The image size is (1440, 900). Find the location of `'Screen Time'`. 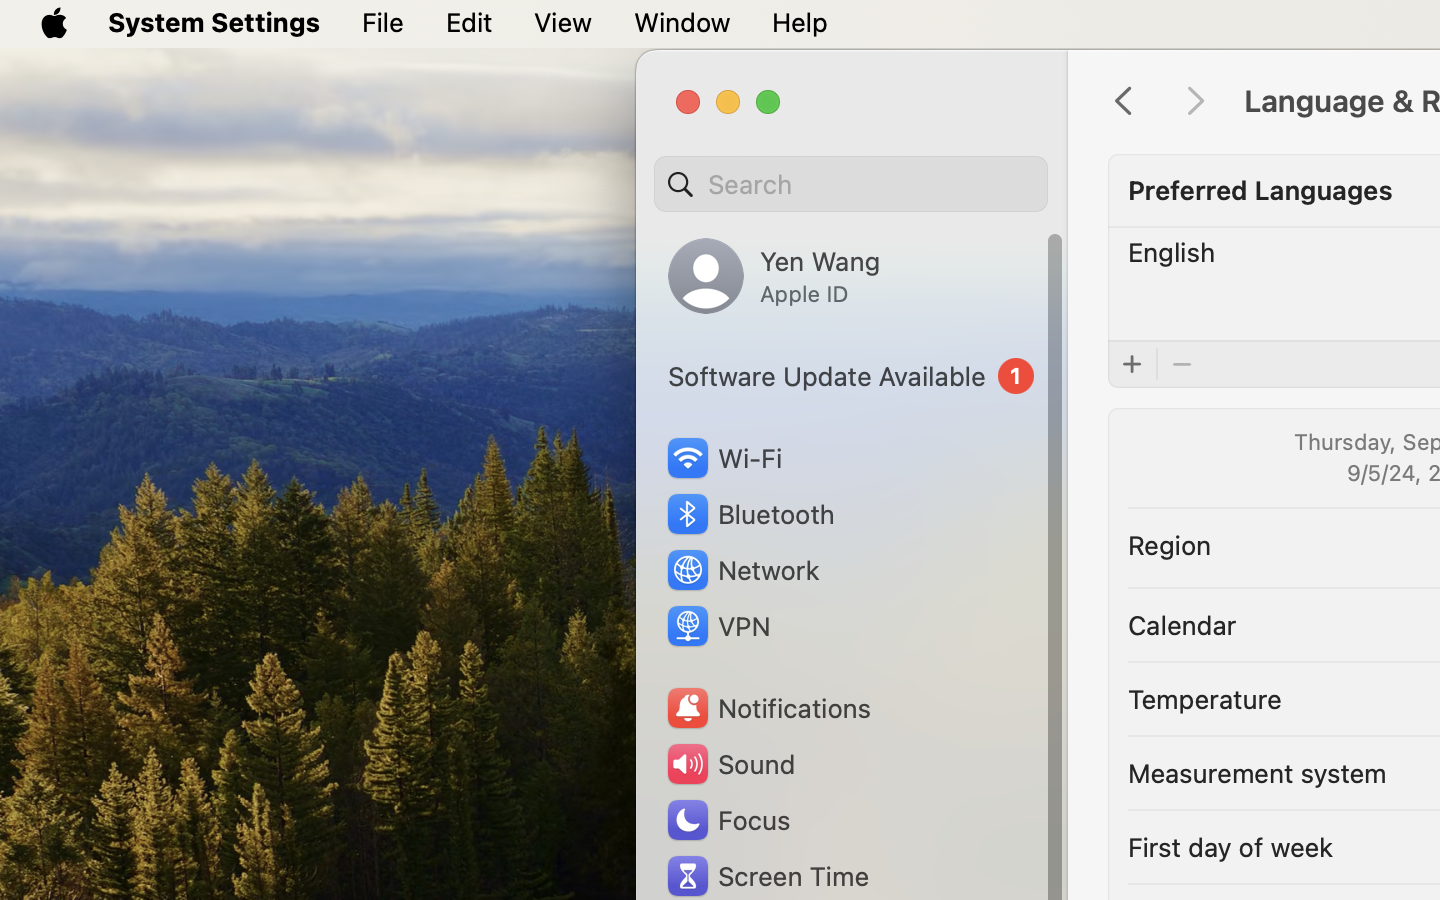

'Screen Time' is located at coordinates (765, 875).